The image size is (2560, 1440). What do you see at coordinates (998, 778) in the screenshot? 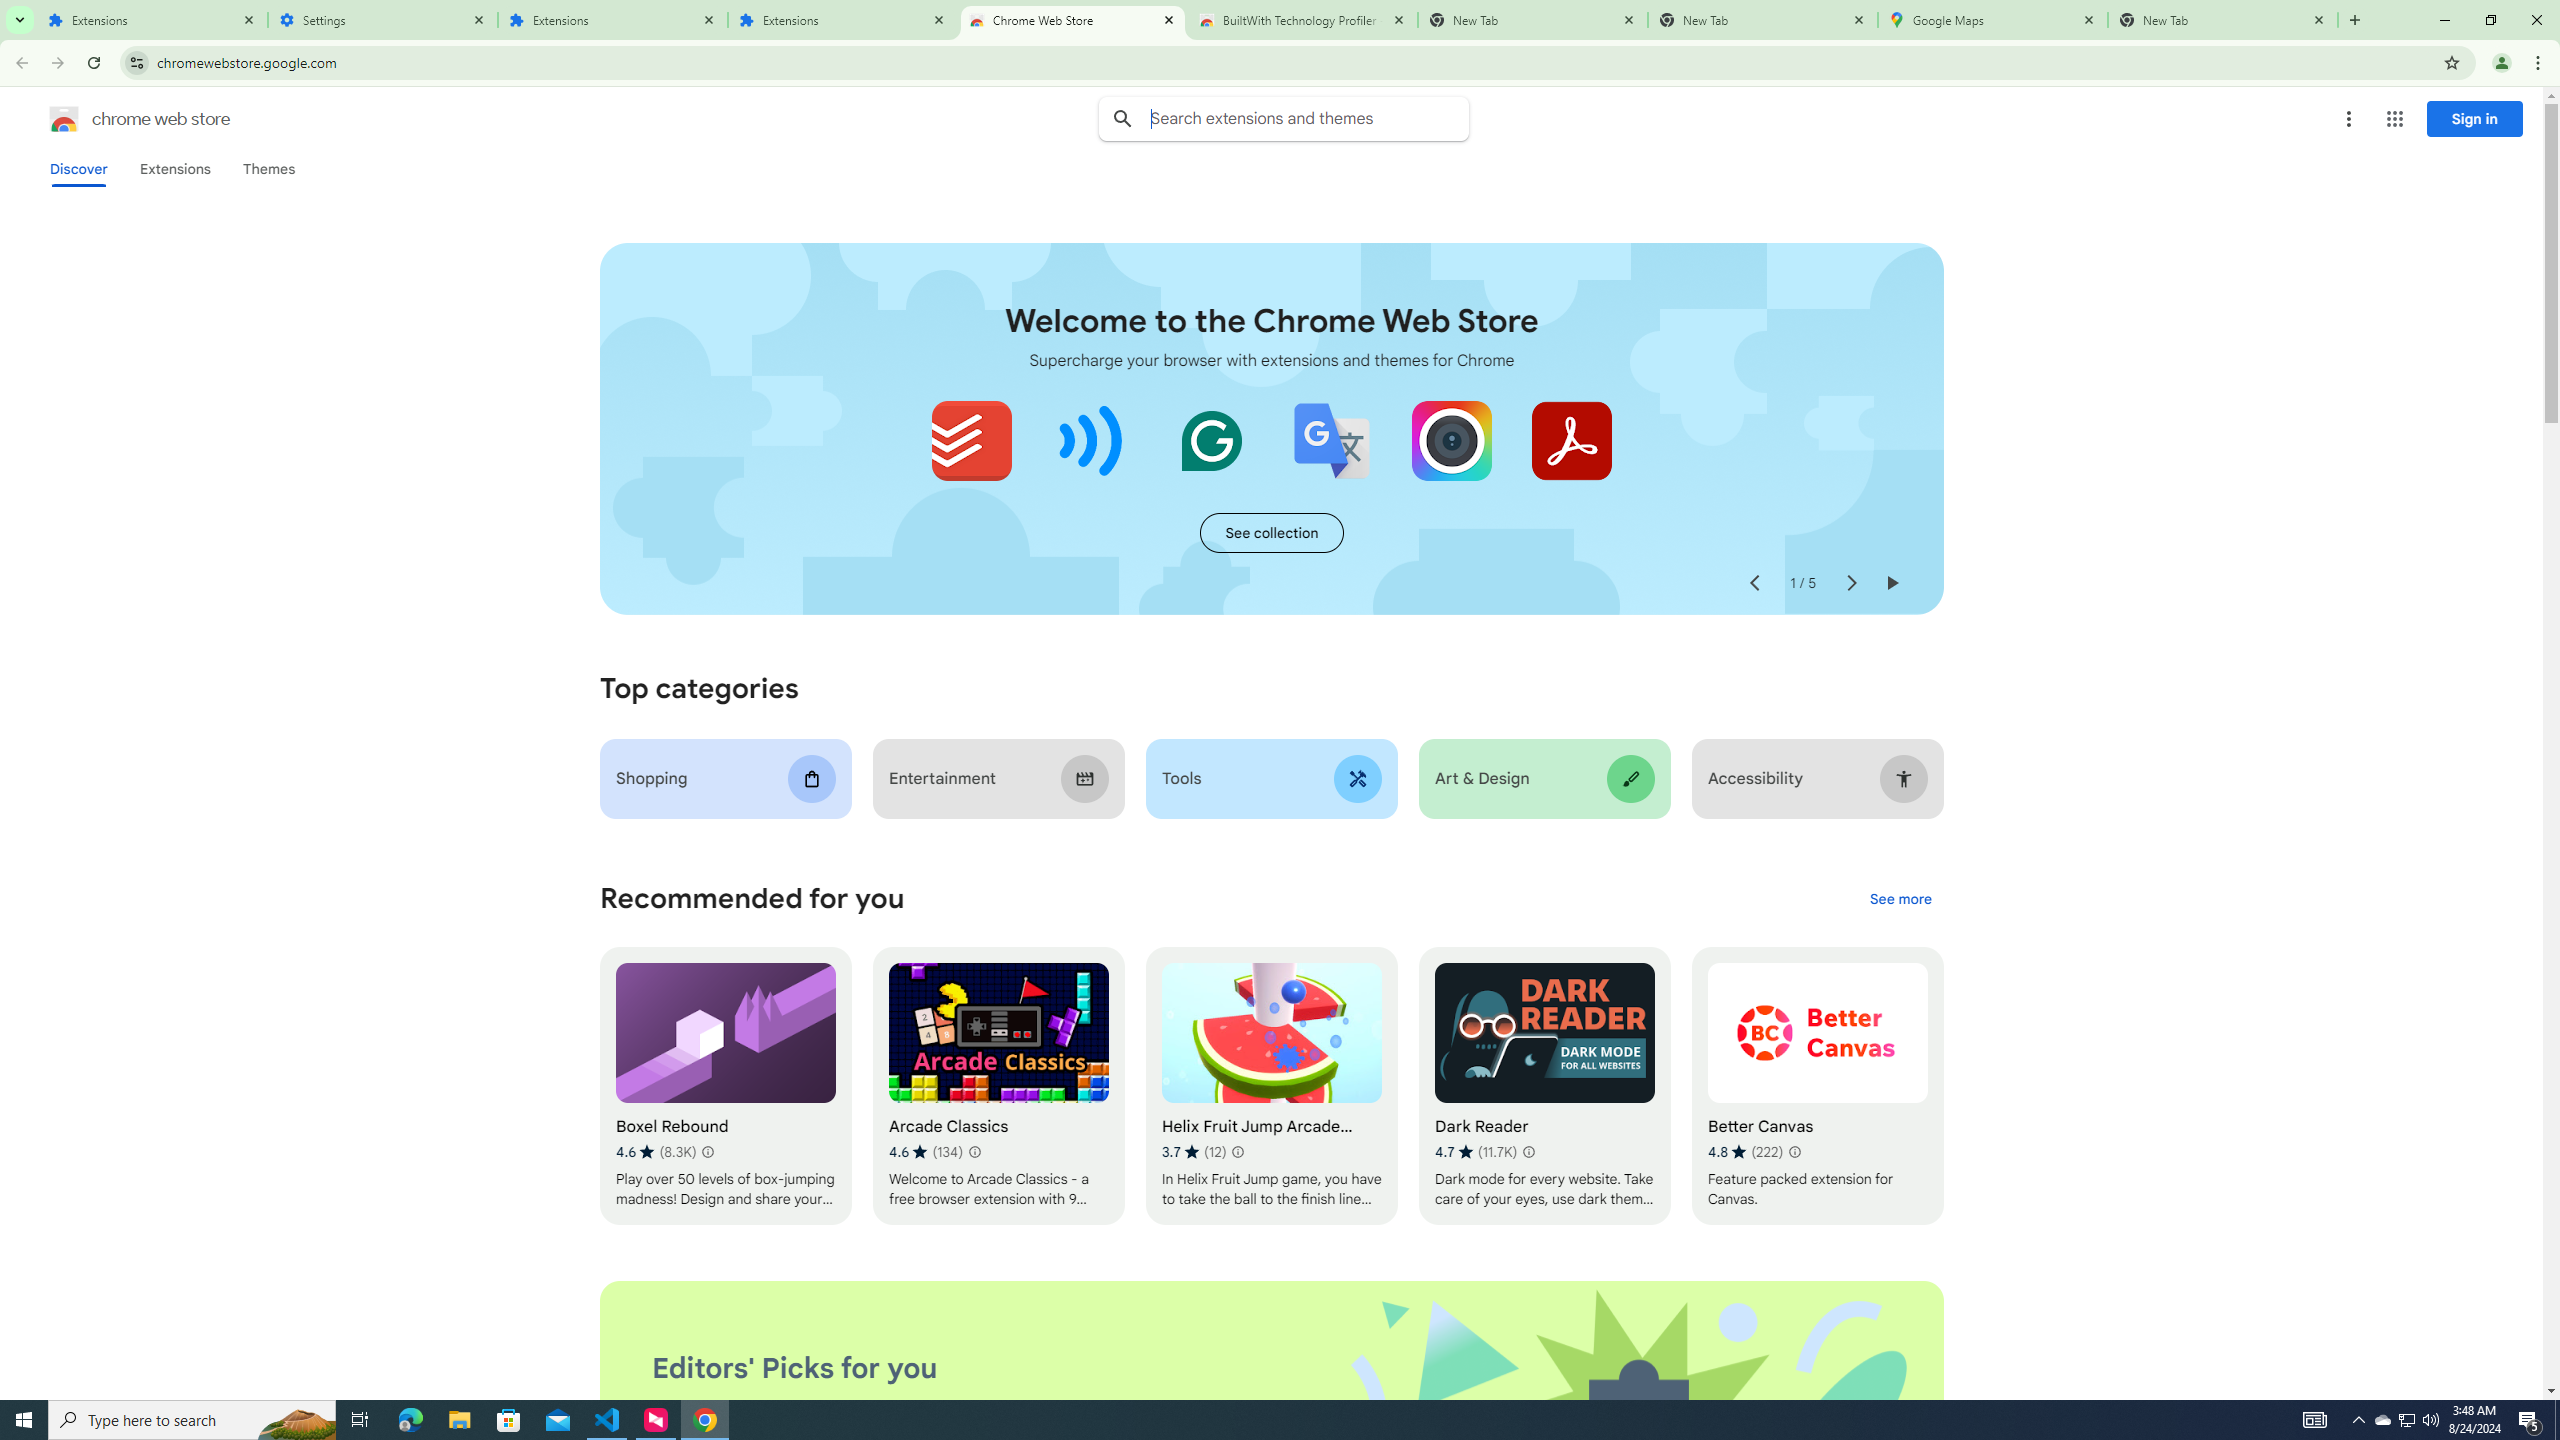
I see `'Entertainment'` at bounding box center [998, 778].